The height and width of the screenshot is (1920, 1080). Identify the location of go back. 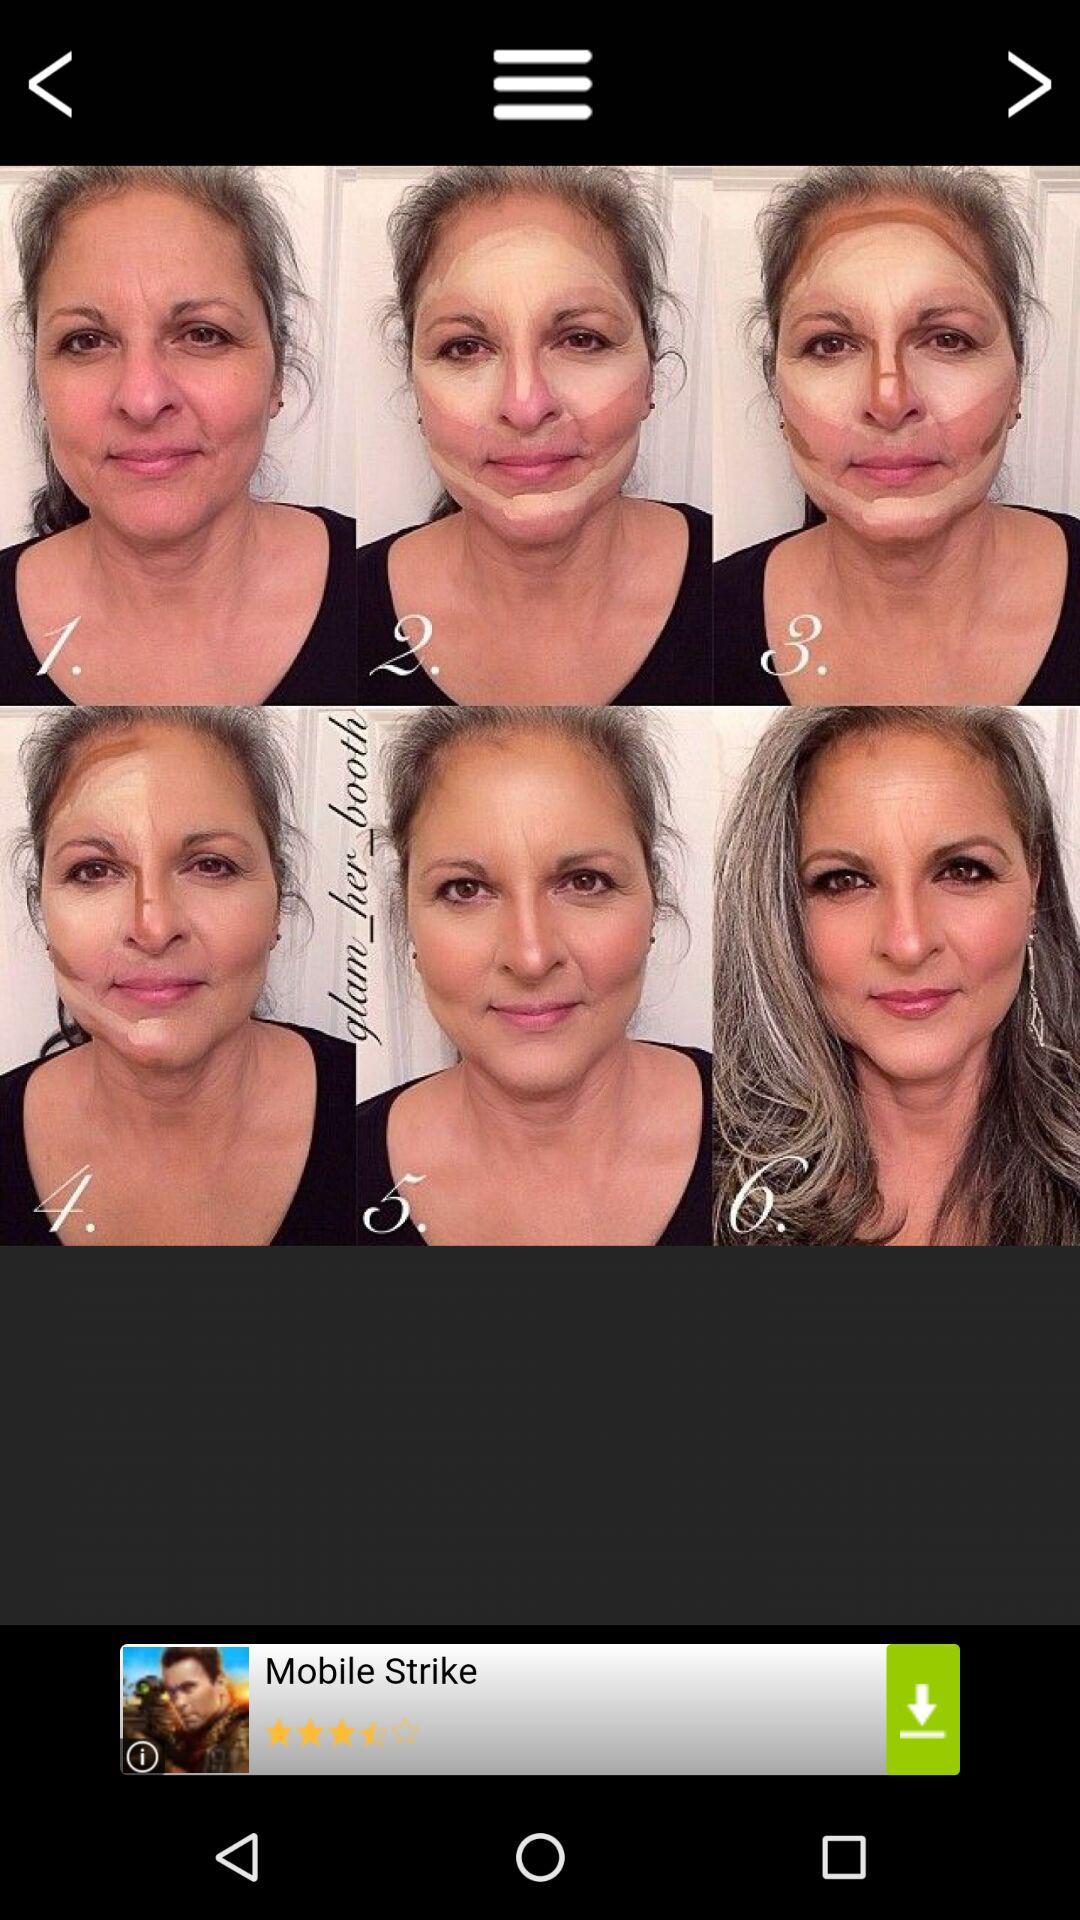
(53, 81).